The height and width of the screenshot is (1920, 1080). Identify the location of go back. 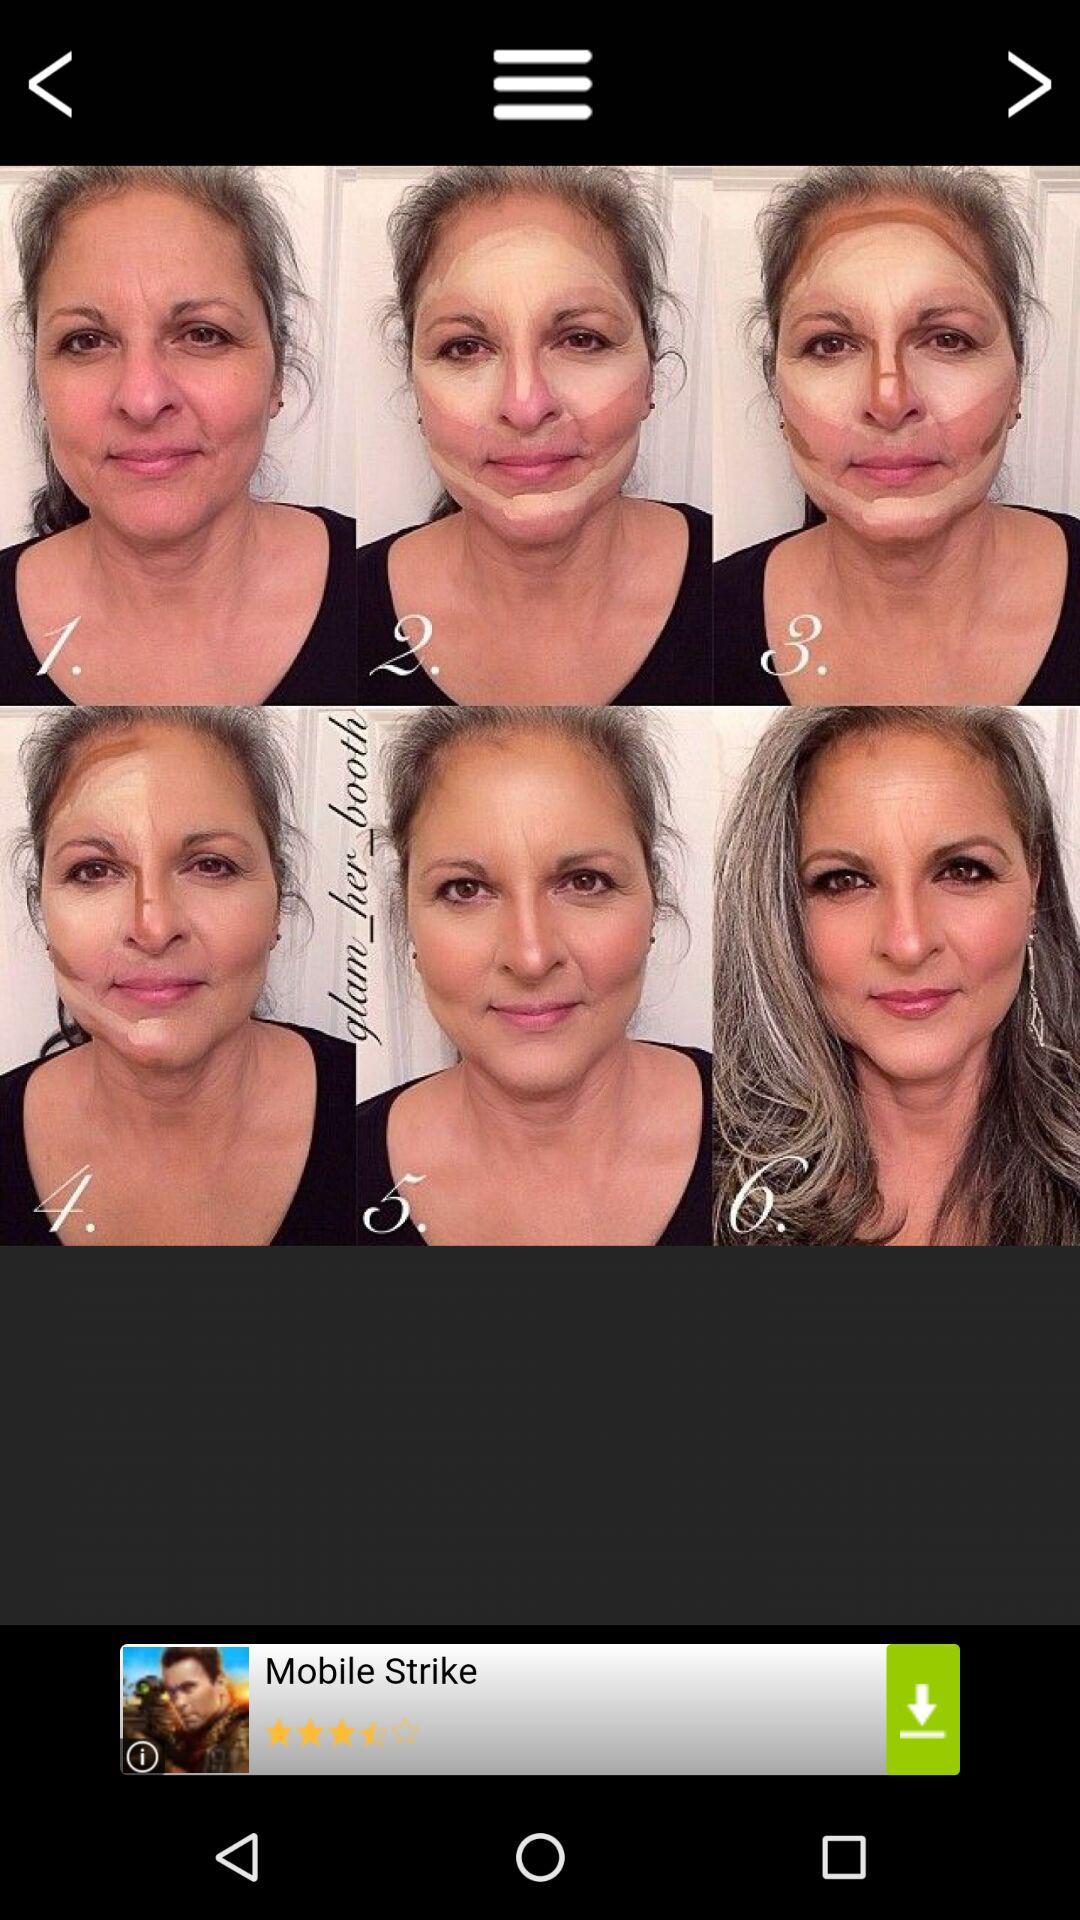
(53, 81).